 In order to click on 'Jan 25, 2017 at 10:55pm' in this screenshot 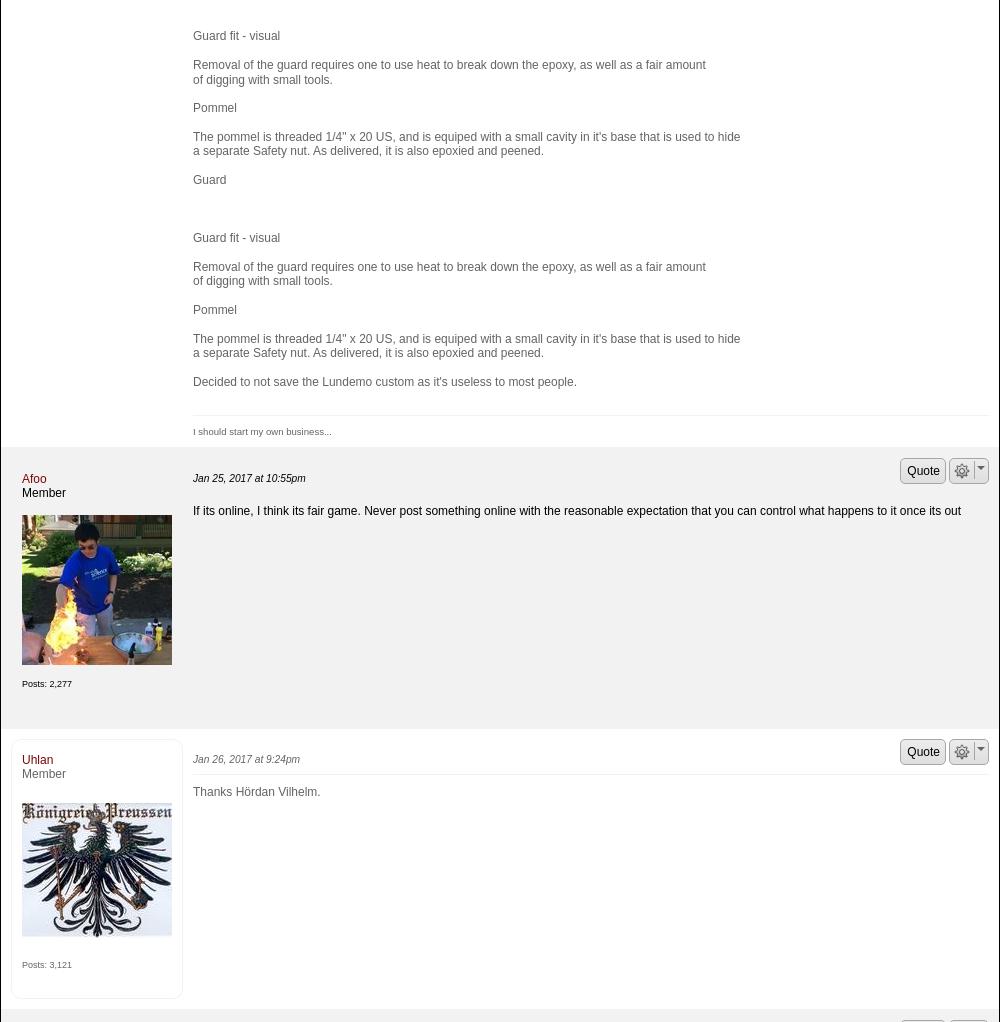, I will do `click(248, 477)`.